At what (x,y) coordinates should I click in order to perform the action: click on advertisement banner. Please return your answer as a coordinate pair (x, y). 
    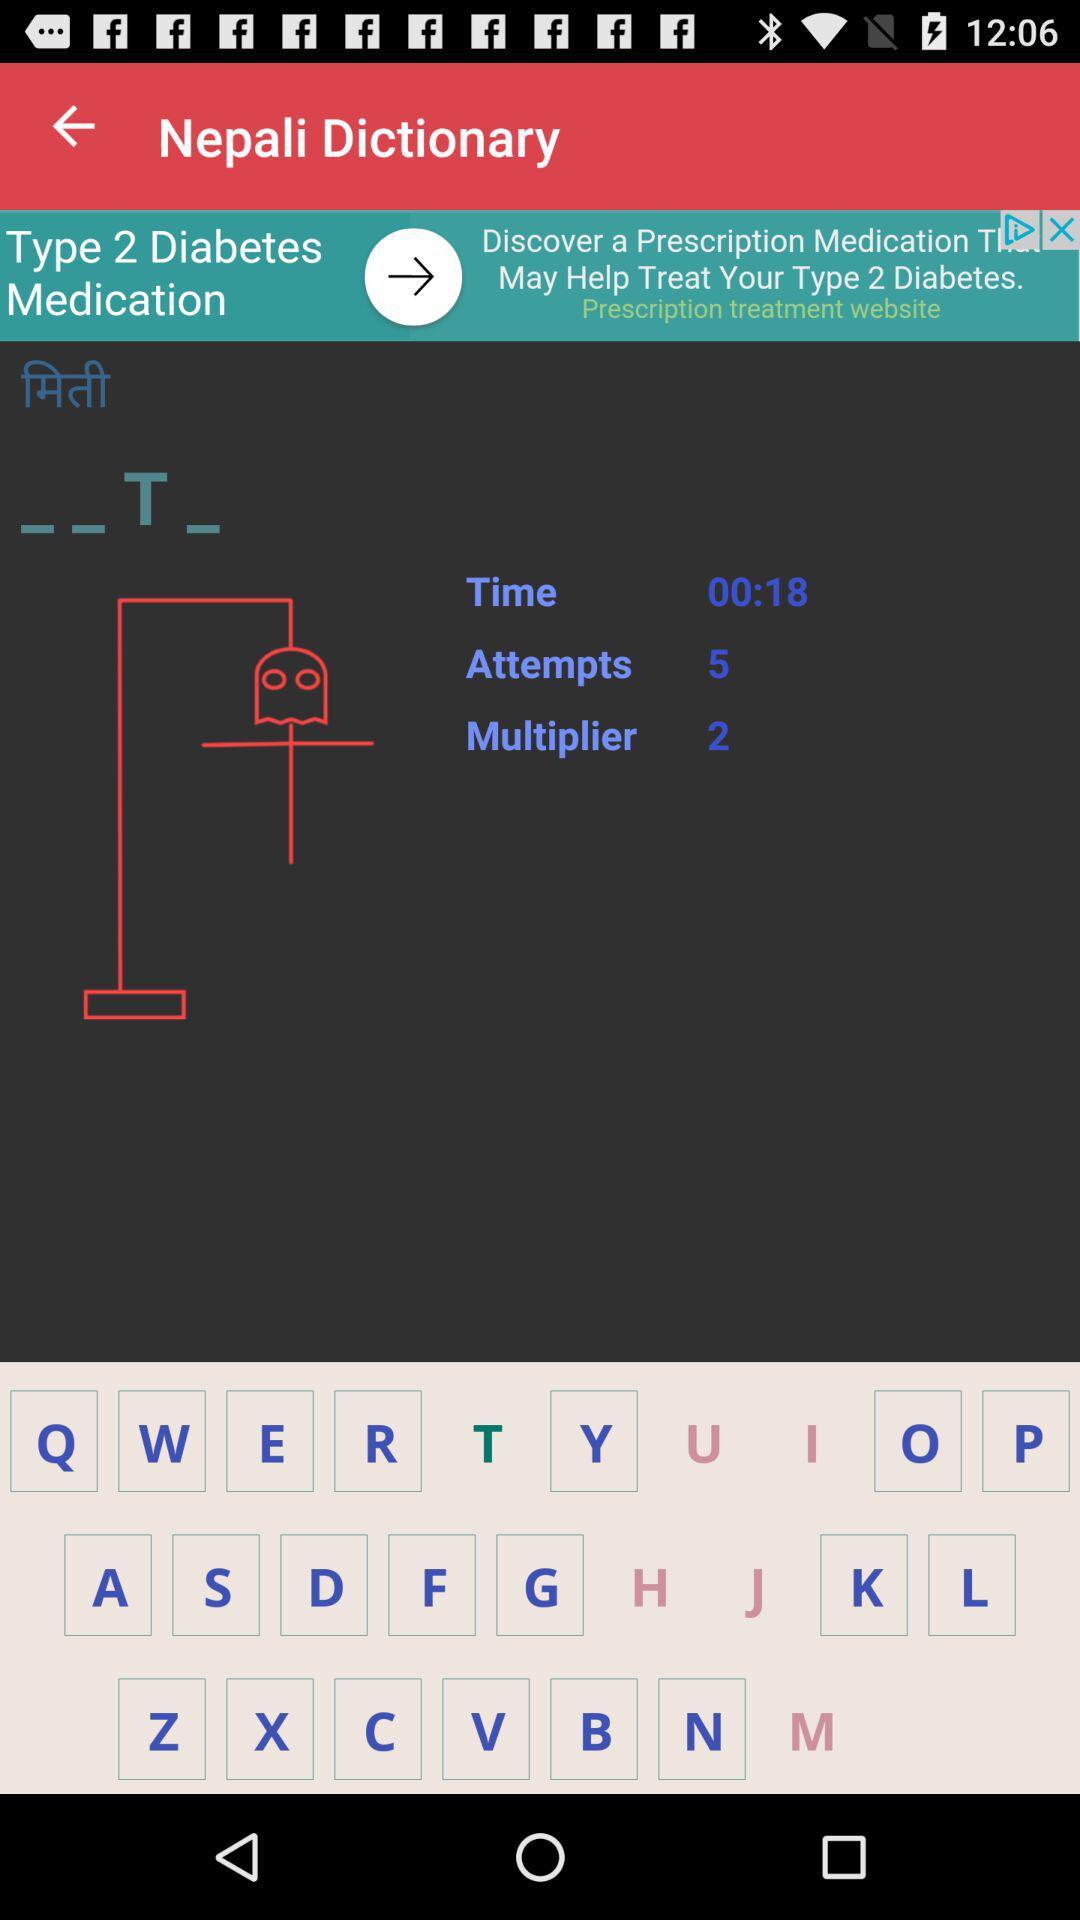
    Looking at the image, I should click on (540, 274).